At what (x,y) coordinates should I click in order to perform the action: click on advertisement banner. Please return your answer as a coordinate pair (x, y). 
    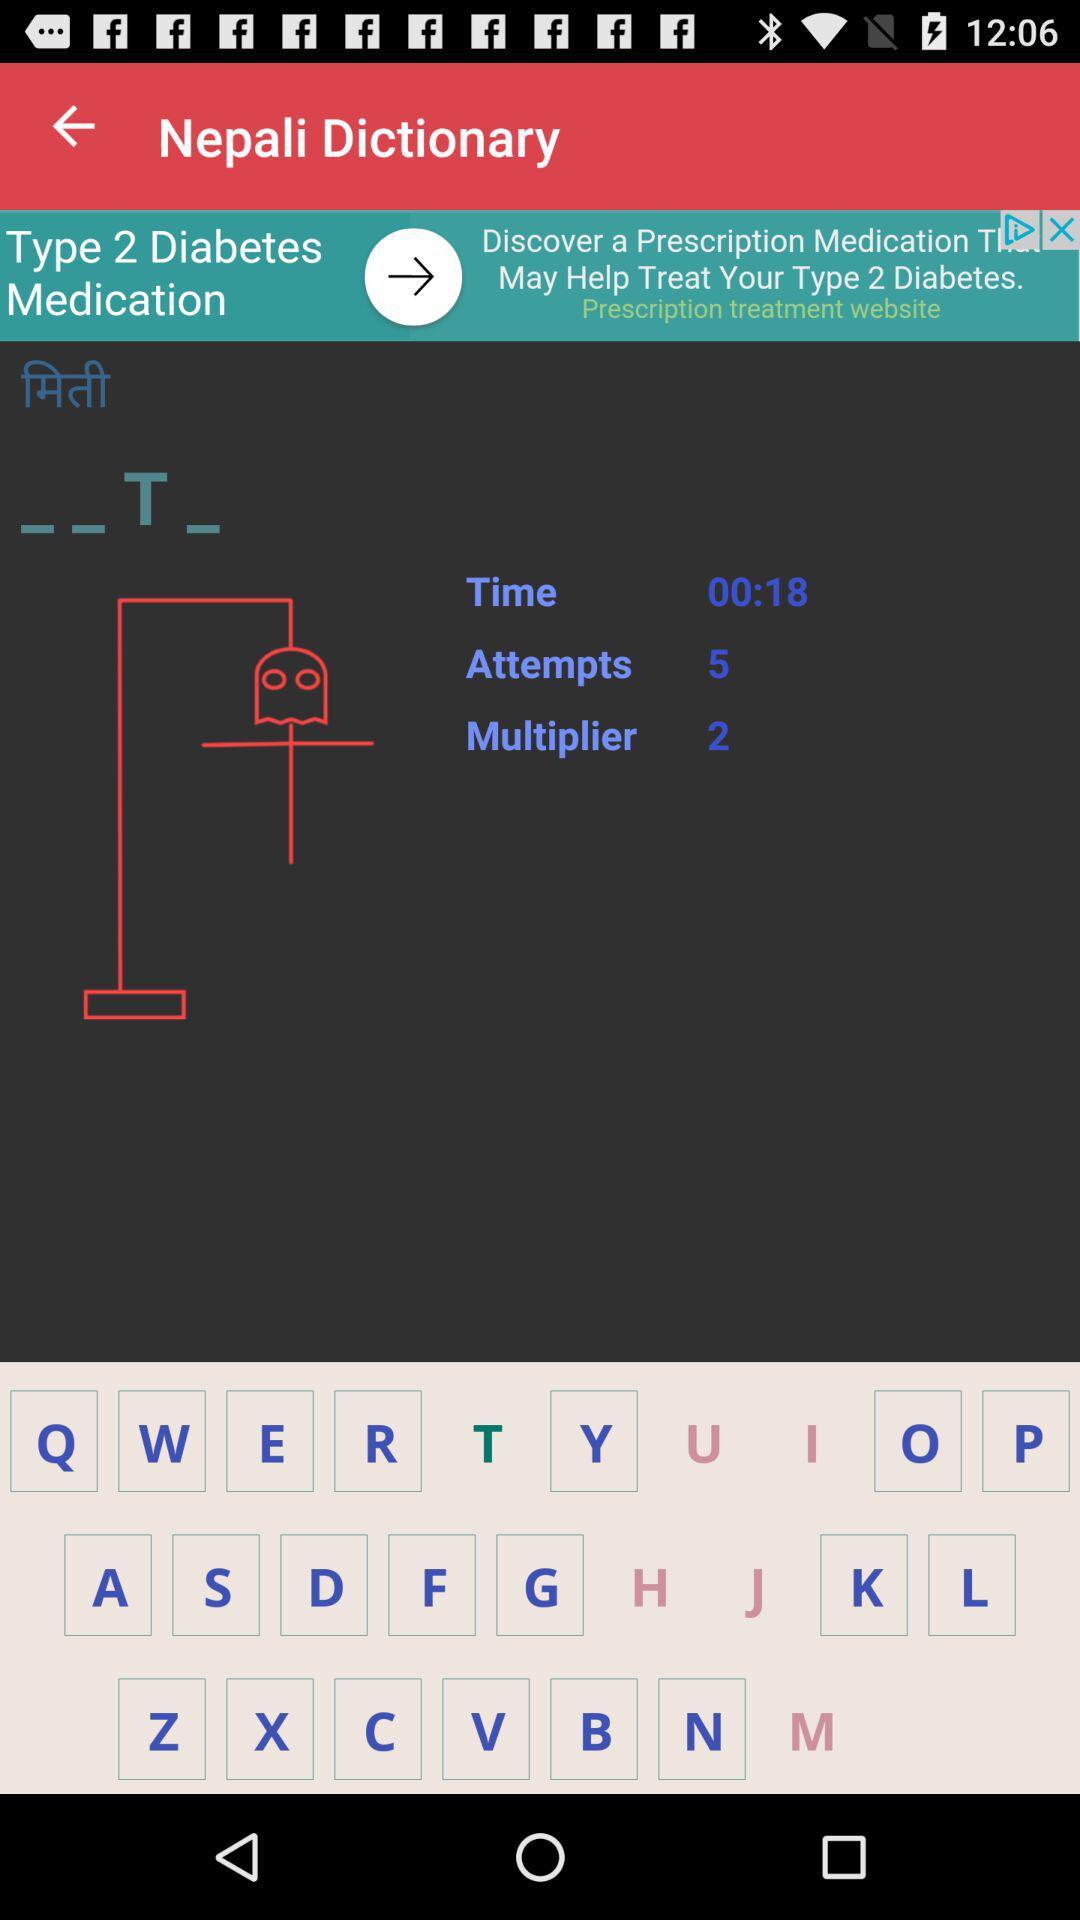
    Looking at the image, I should click on (540, 274).